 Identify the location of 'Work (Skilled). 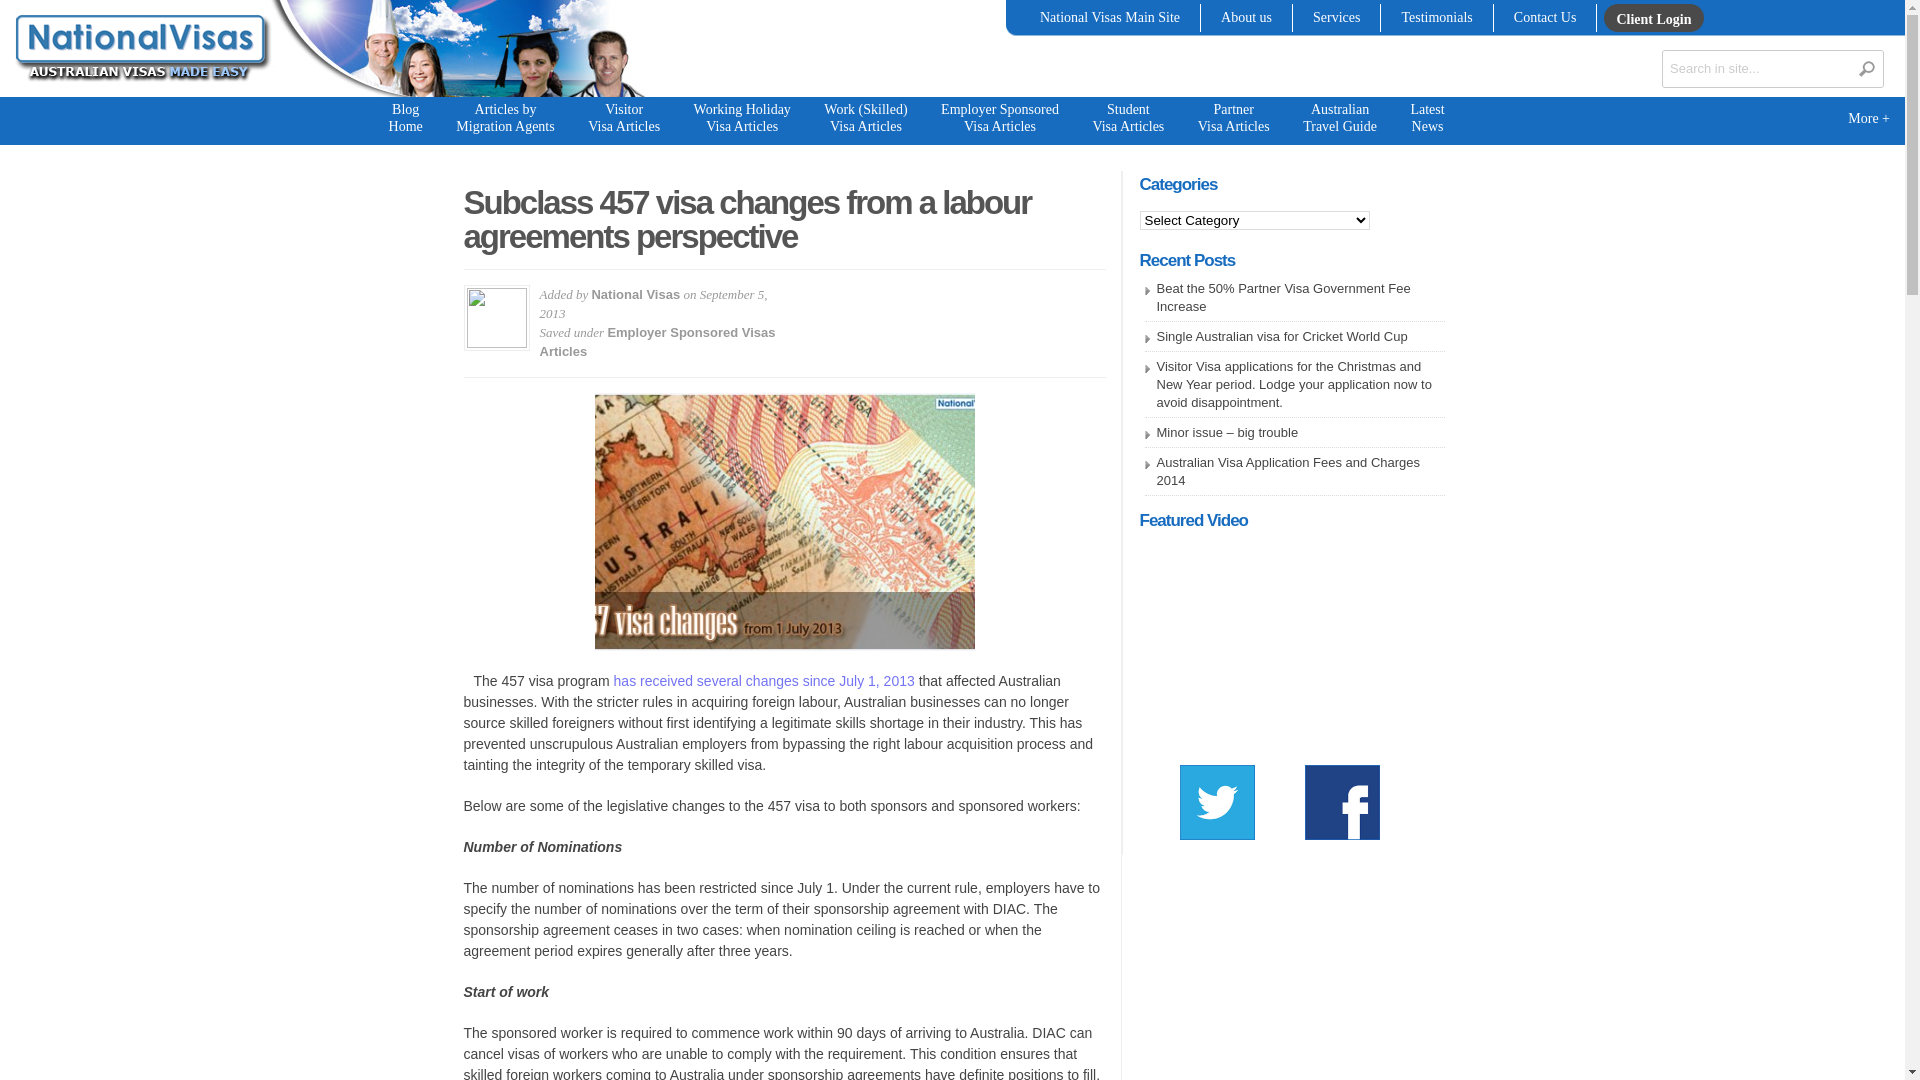
(865, 119).